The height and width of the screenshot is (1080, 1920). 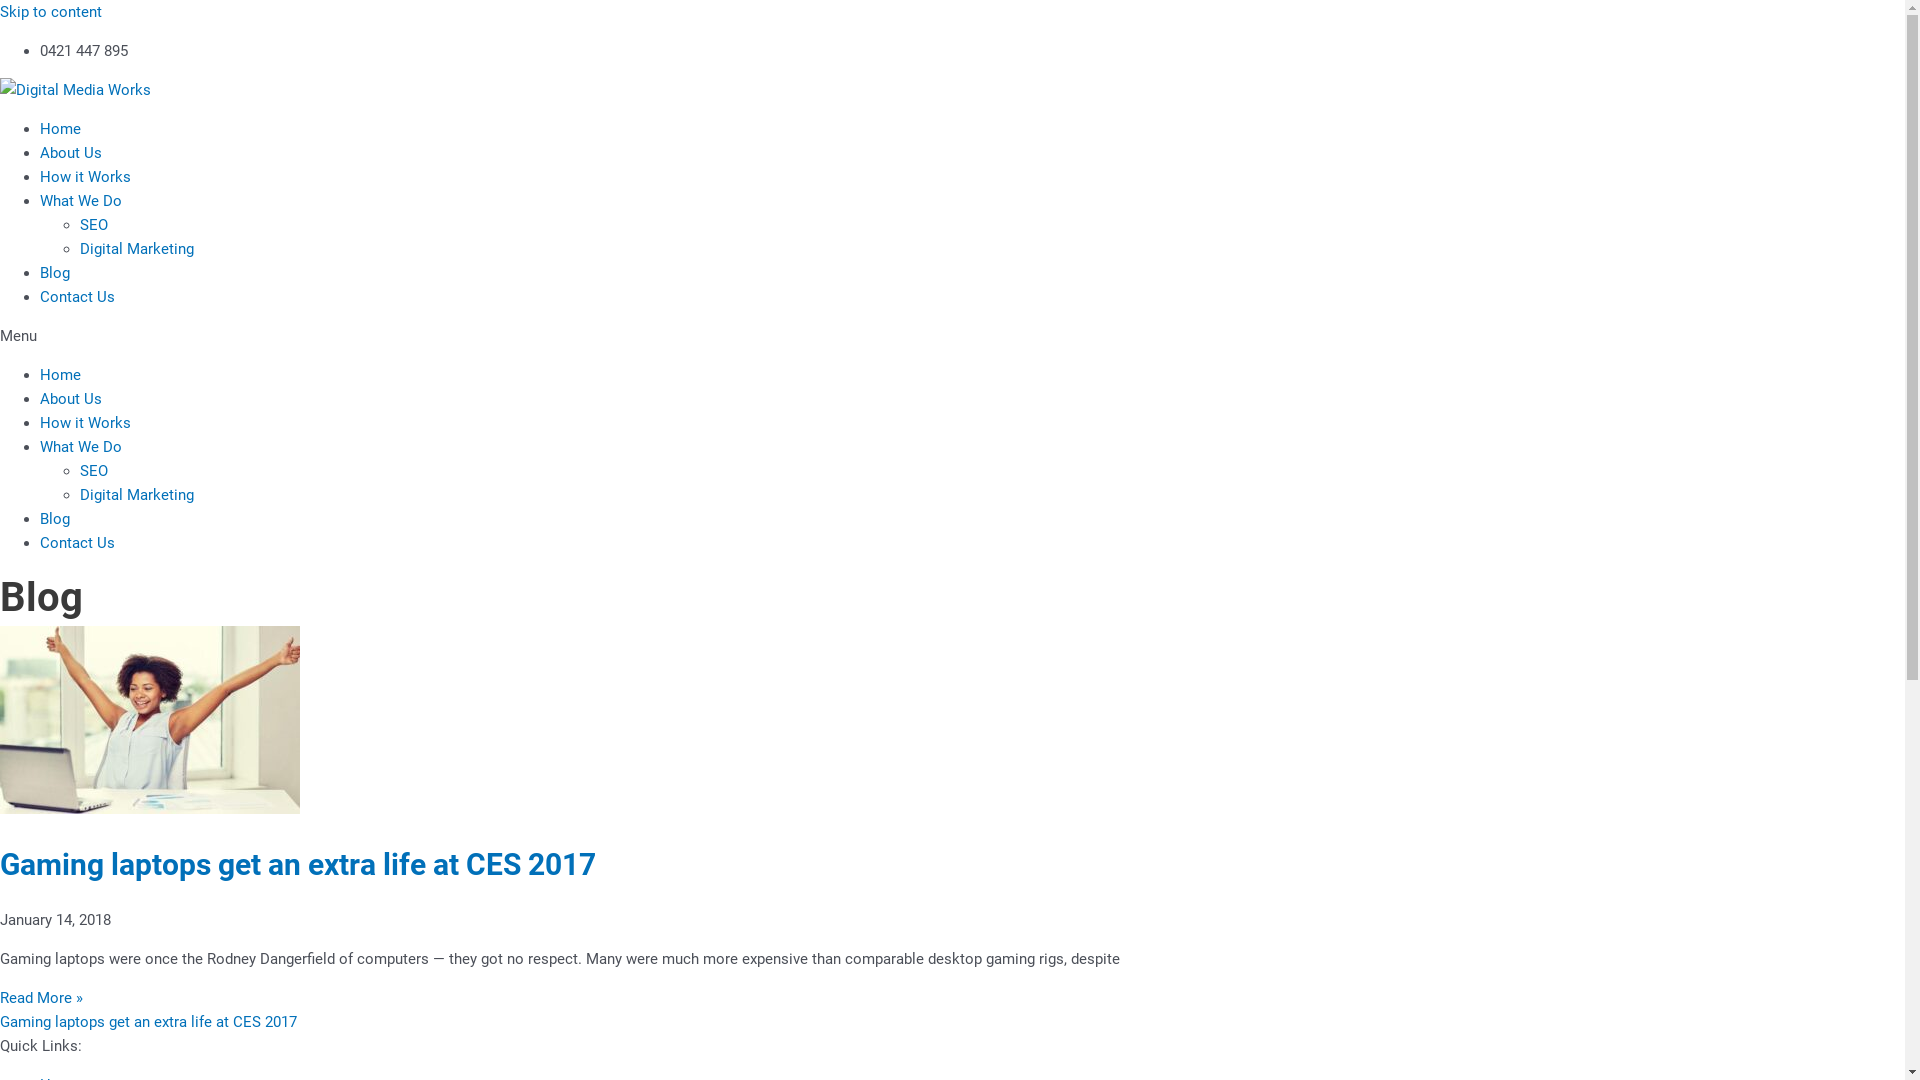 What do you see at coordinates (80, 446) in the screenshot?
I see `'What We Do'` at bounding box center [80, 446].